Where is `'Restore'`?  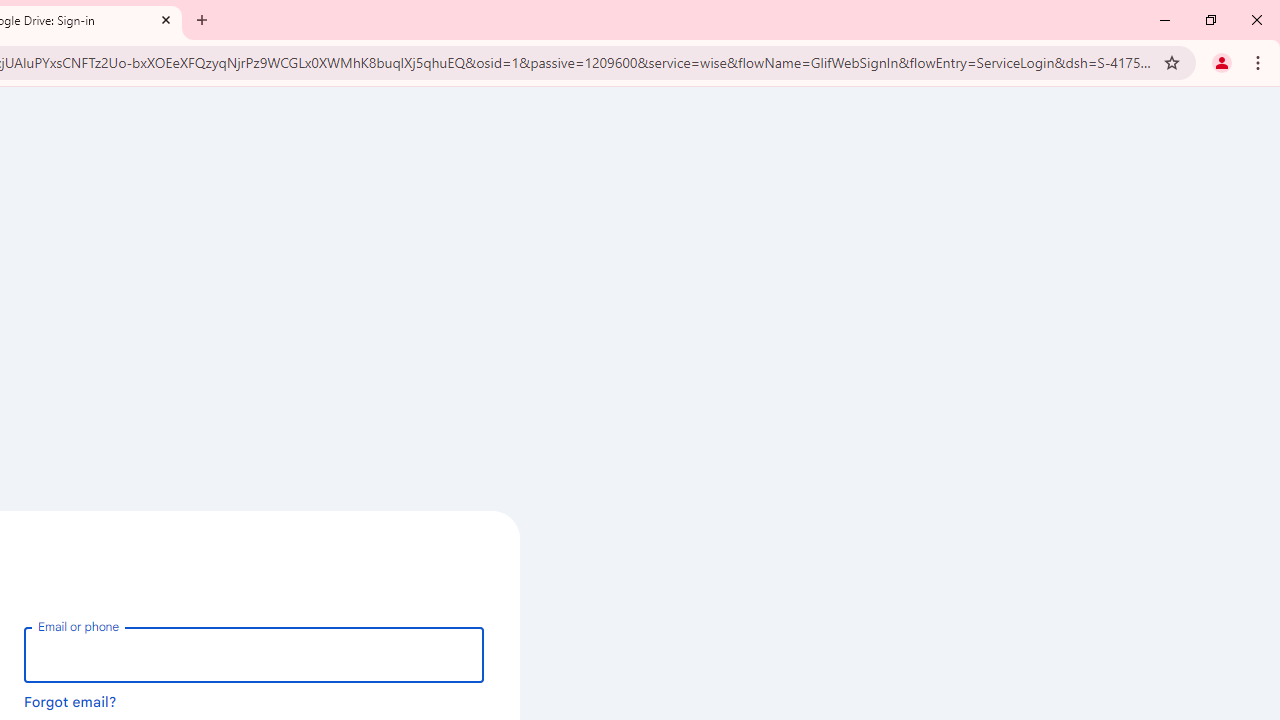 'Restore' is located at coordinates (1209, 20).